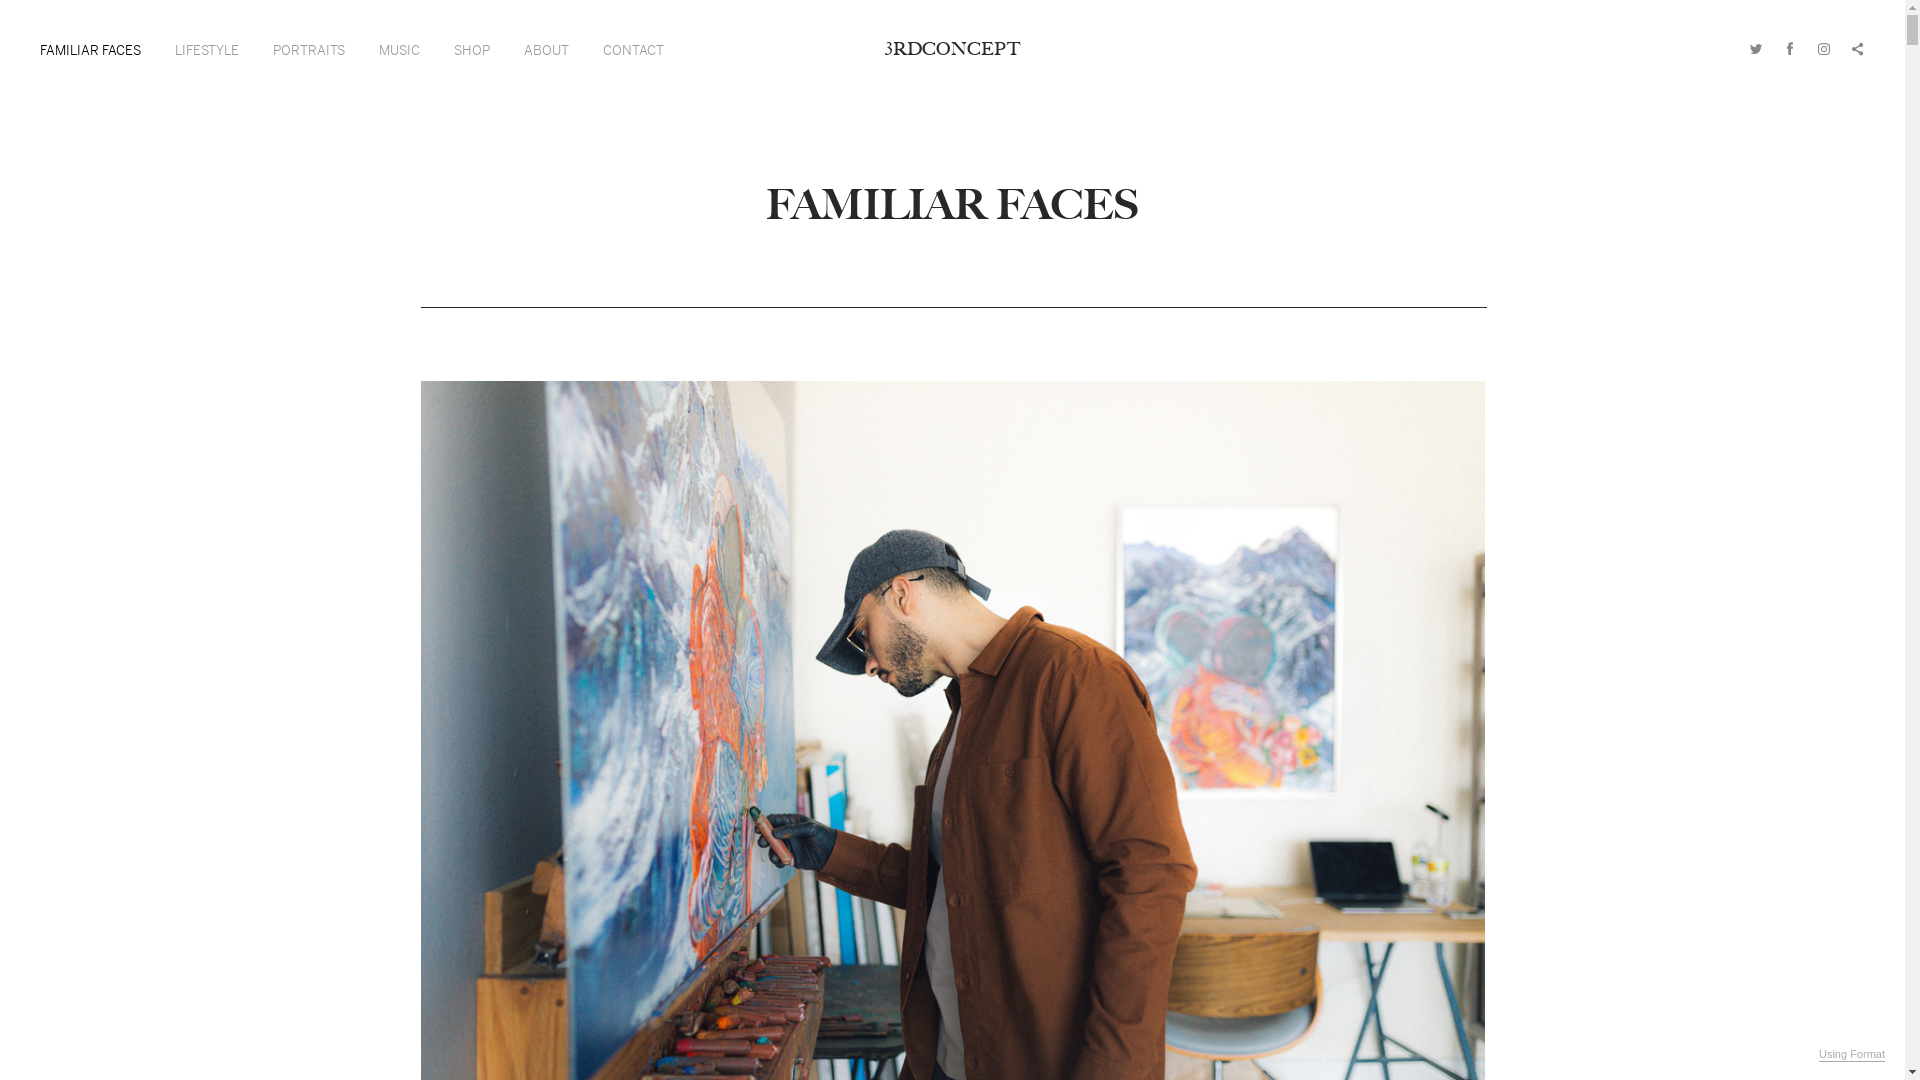  I want to click on 'Instagram', so click(1824, 47).